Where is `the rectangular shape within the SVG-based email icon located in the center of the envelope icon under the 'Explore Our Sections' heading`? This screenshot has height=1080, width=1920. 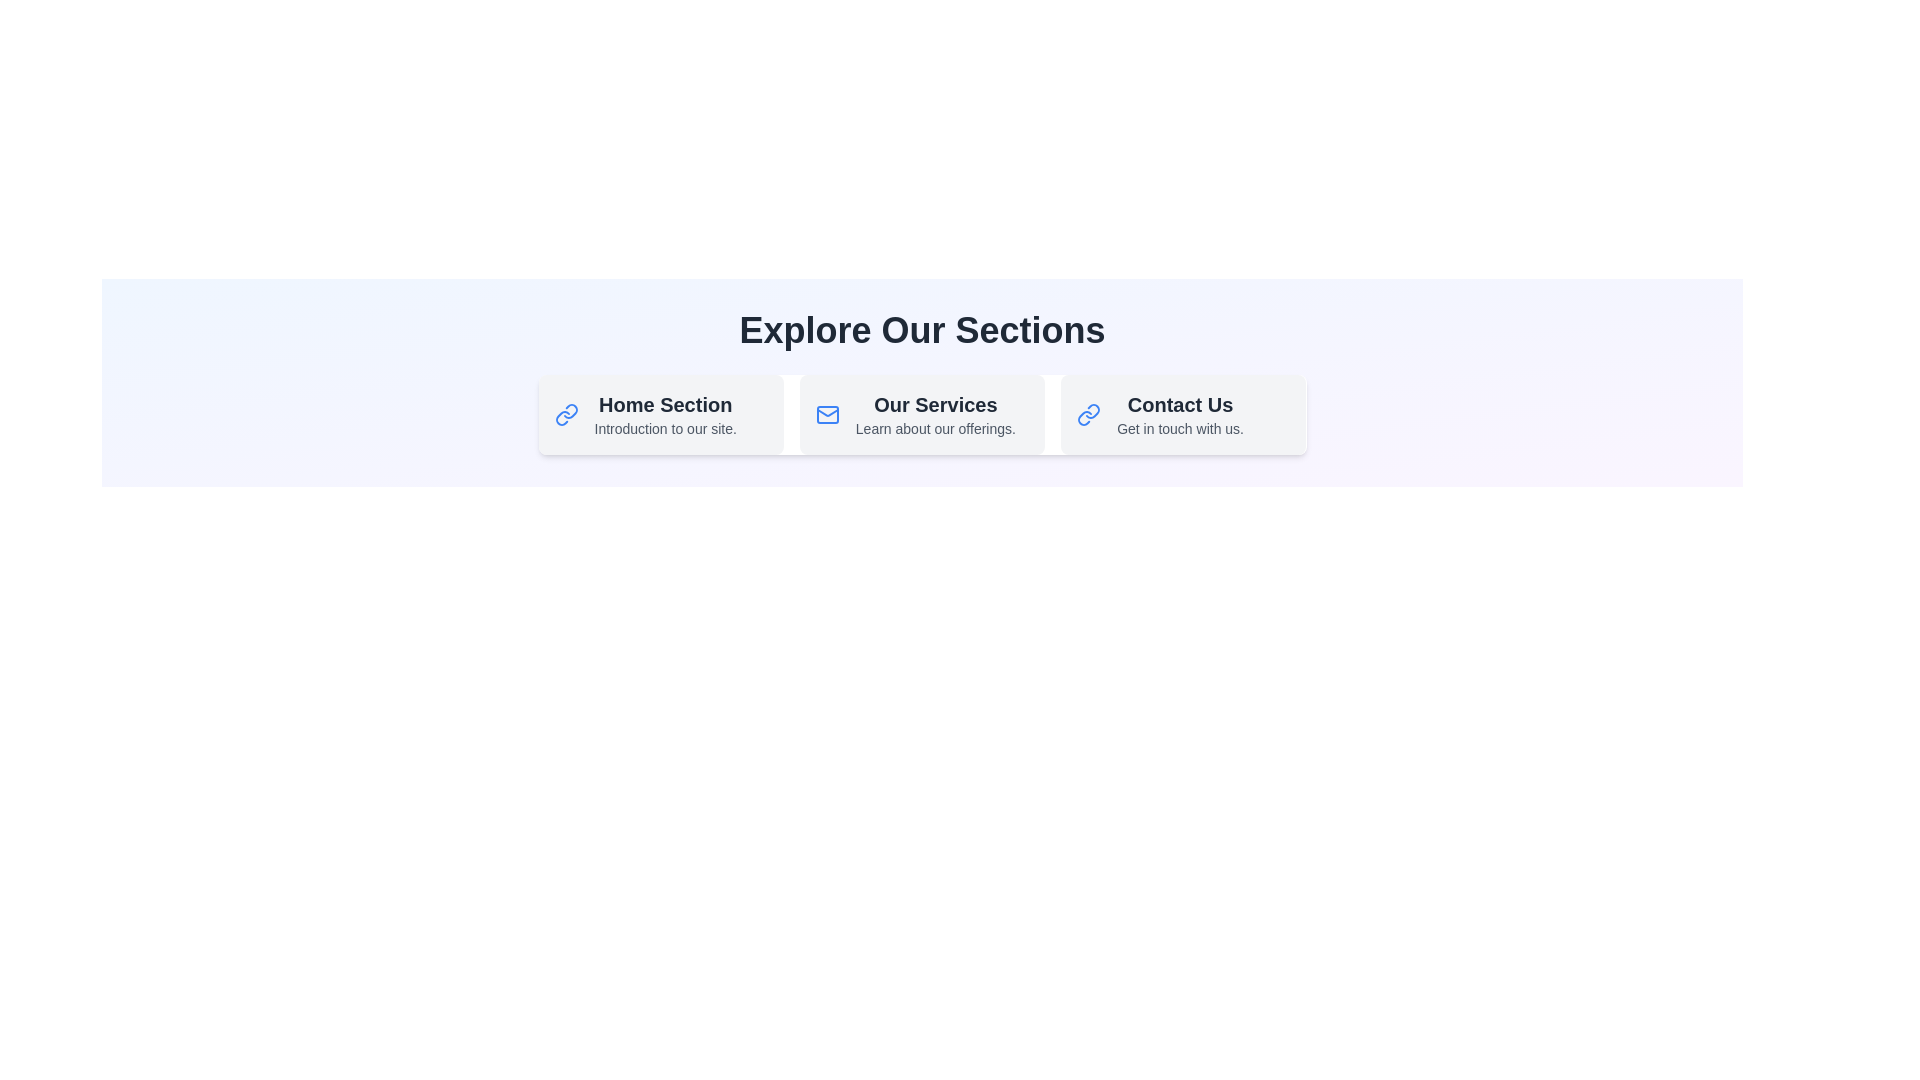 the rectangular shape within the SVG-based email icon located in the center of the envelope icon under the 'Explore Our Sections' heading is located at coordinates (827, 414).